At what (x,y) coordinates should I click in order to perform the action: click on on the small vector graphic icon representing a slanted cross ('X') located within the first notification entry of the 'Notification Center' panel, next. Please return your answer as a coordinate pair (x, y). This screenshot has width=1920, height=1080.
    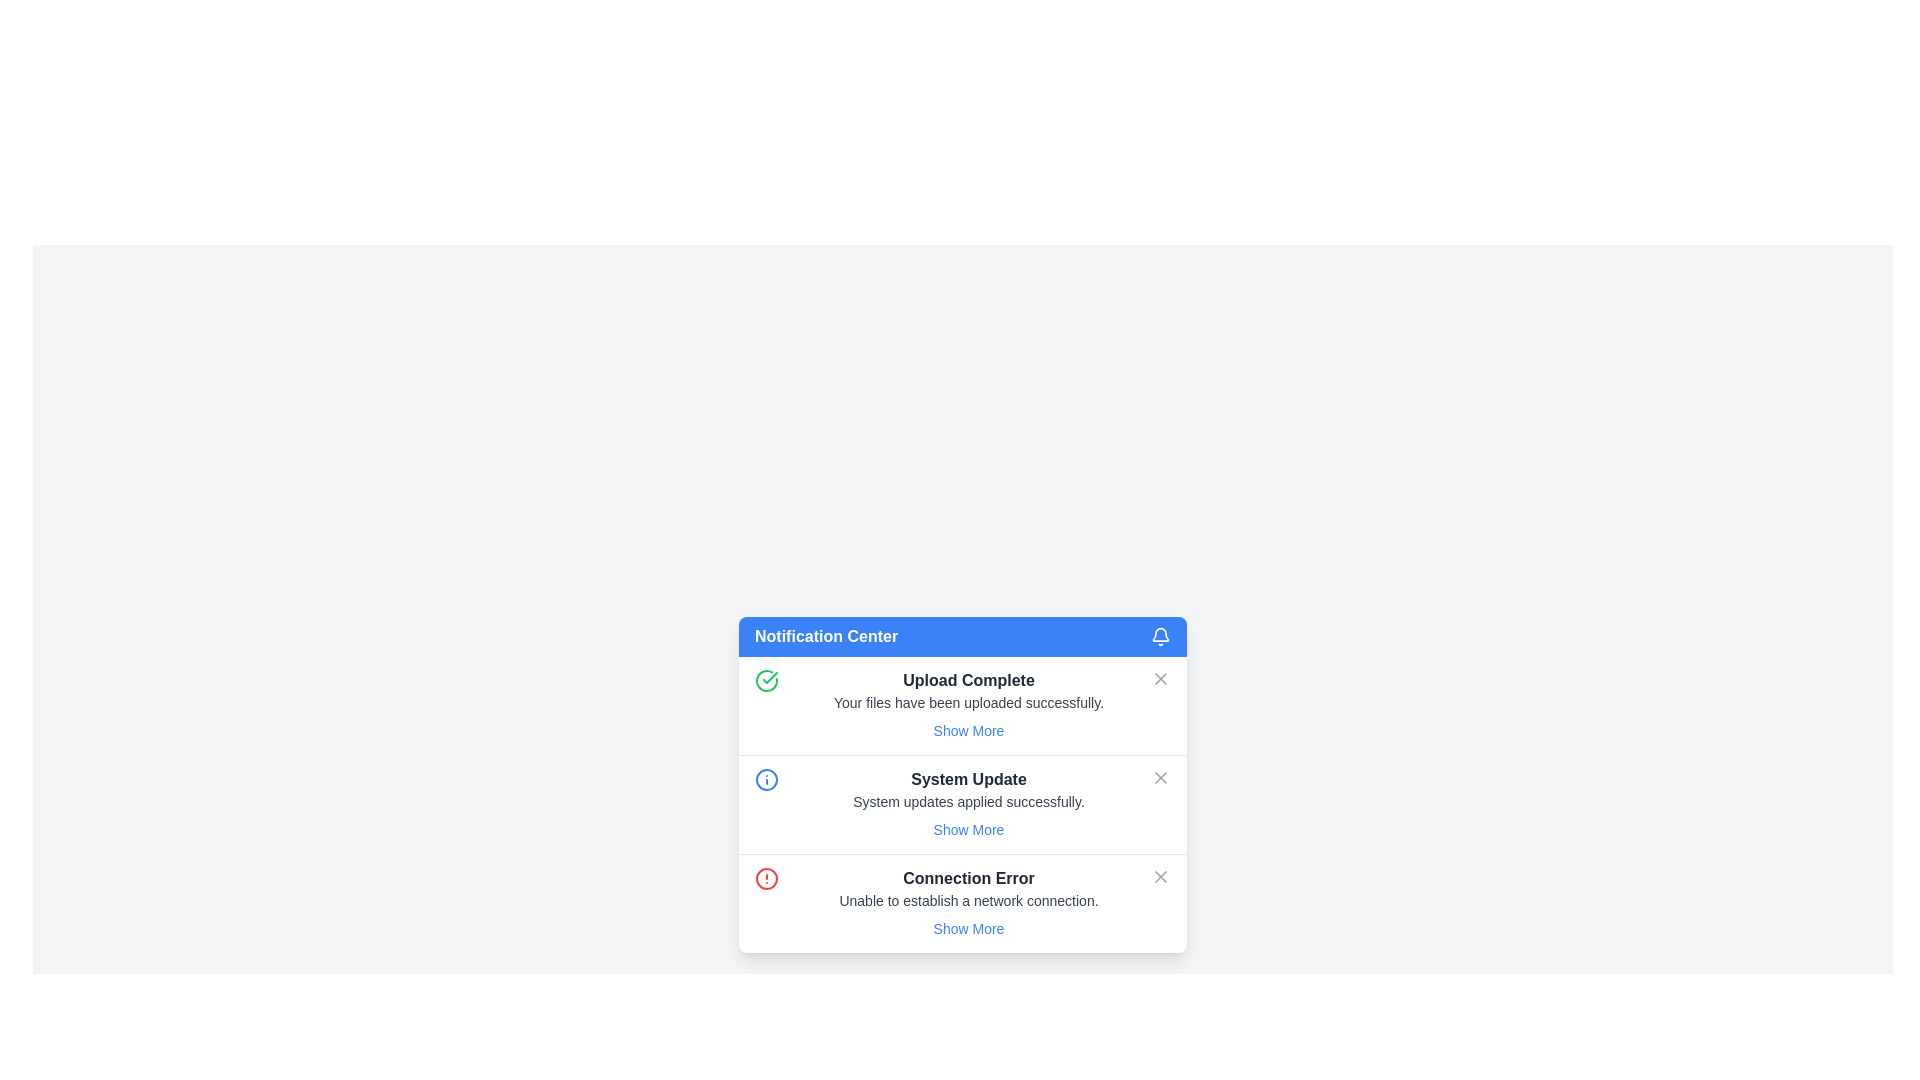
    Looking at the image, I should click on (1161, 677).